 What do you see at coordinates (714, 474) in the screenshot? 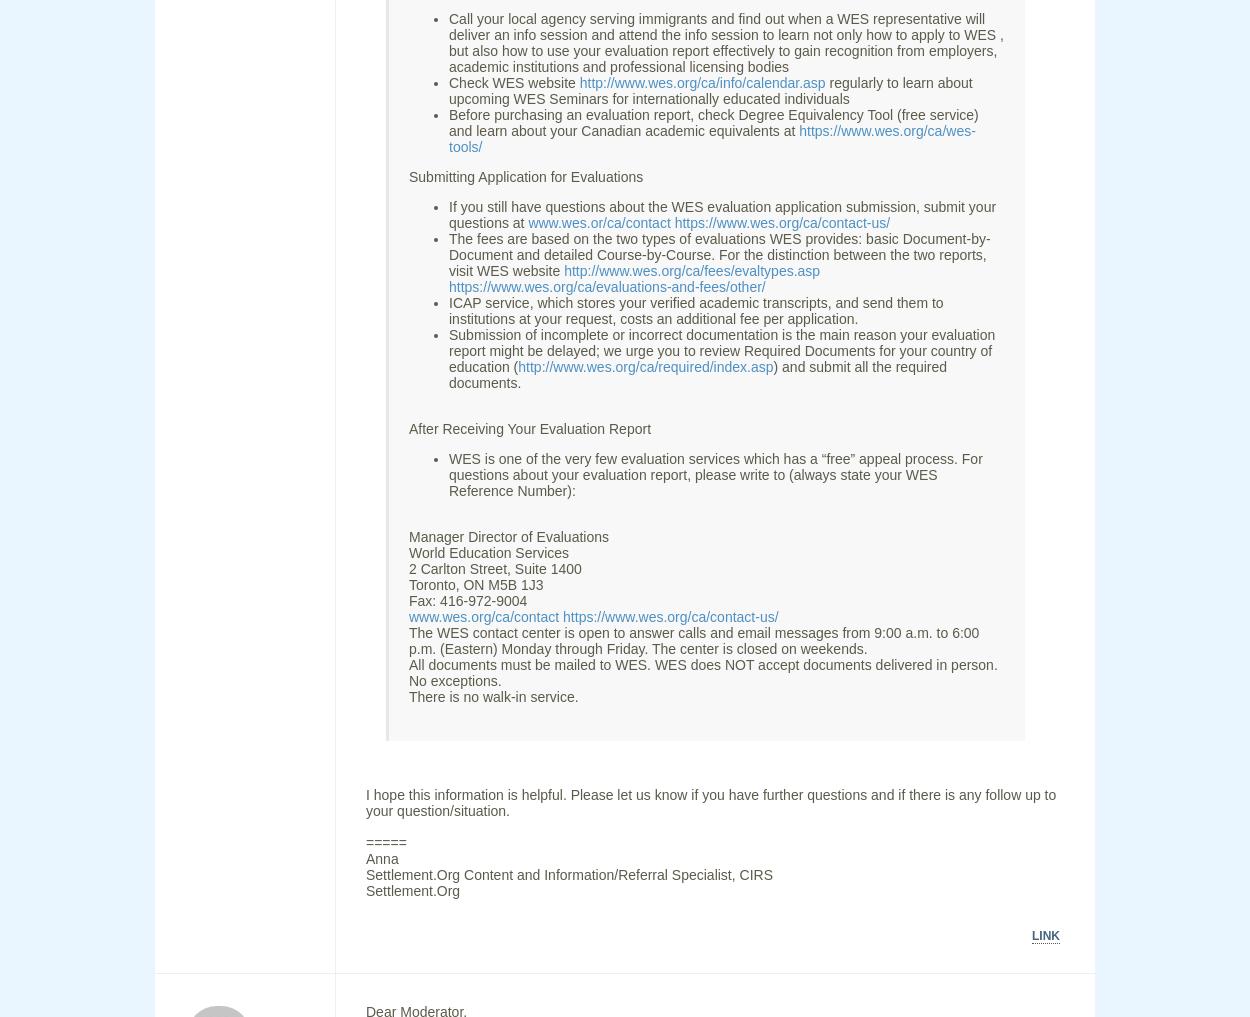
I see `'WES is one of the very few evaluation services which has a “free” appeal process.  For questions about your evaluation report, please write to (always state your WES Reference Number):'` at bounding box center [714, 474].